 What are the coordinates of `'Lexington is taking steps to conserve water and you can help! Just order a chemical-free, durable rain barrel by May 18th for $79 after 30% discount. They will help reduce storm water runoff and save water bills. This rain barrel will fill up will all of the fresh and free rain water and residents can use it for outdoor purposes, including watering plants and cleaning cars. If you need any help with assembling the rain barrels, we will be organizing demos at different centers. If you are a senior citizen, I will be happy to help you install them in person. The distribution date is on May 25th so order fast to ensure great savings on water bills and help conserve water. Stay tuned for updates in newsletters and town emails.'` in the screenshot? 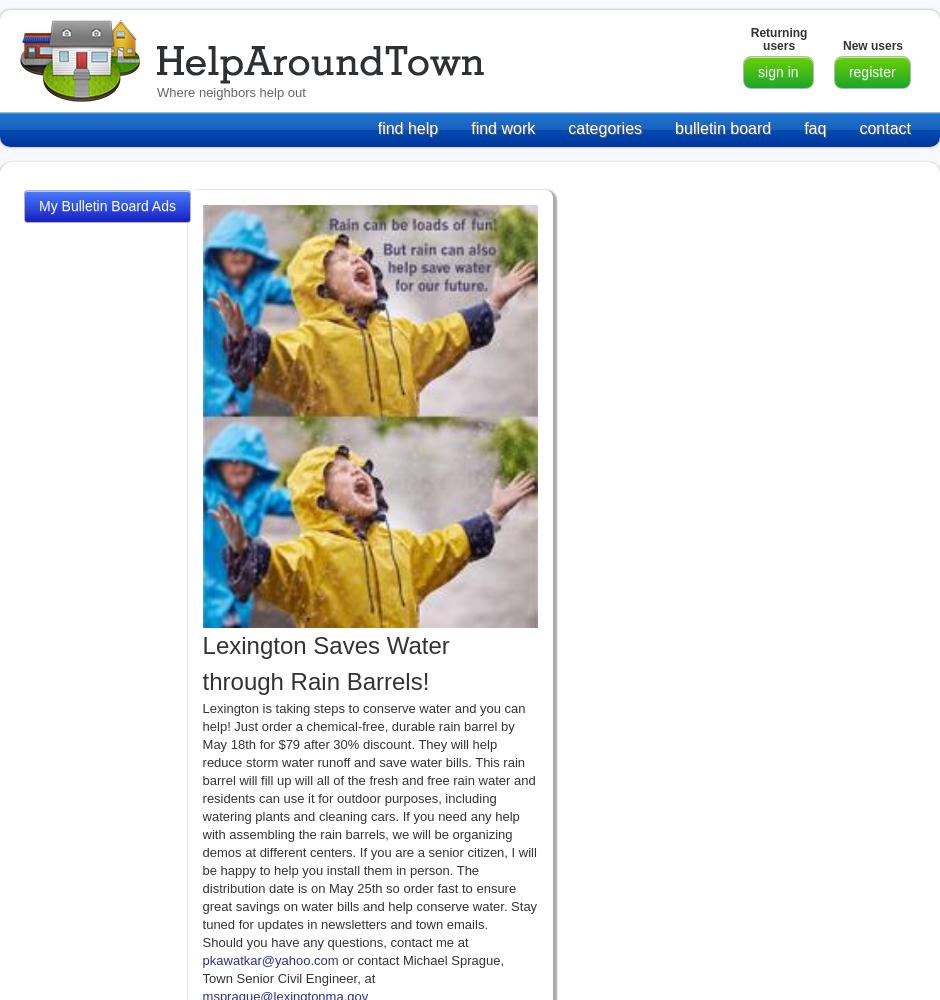 It's located at (368, 814).